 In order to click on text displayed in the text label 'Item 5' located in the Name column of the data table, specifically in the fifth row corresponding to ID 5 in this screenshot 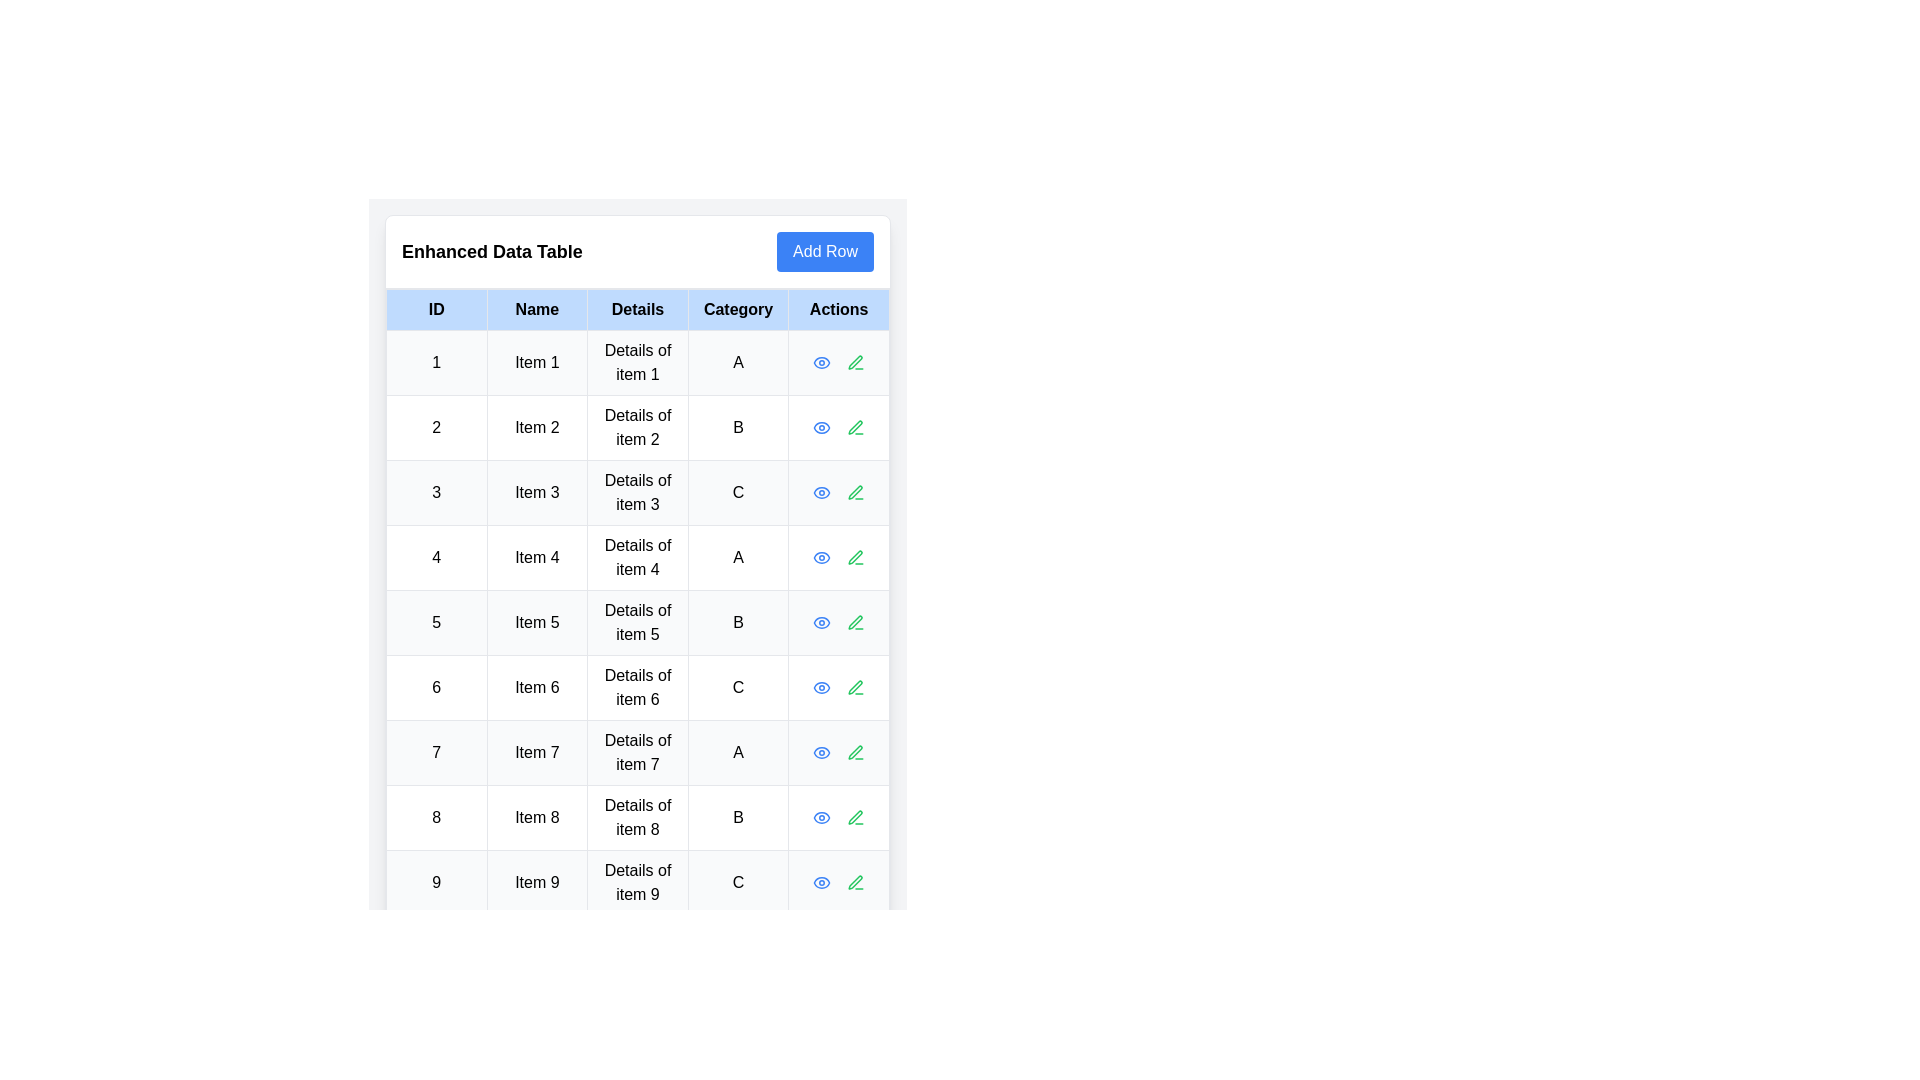, I will do `click(537, 622)`.